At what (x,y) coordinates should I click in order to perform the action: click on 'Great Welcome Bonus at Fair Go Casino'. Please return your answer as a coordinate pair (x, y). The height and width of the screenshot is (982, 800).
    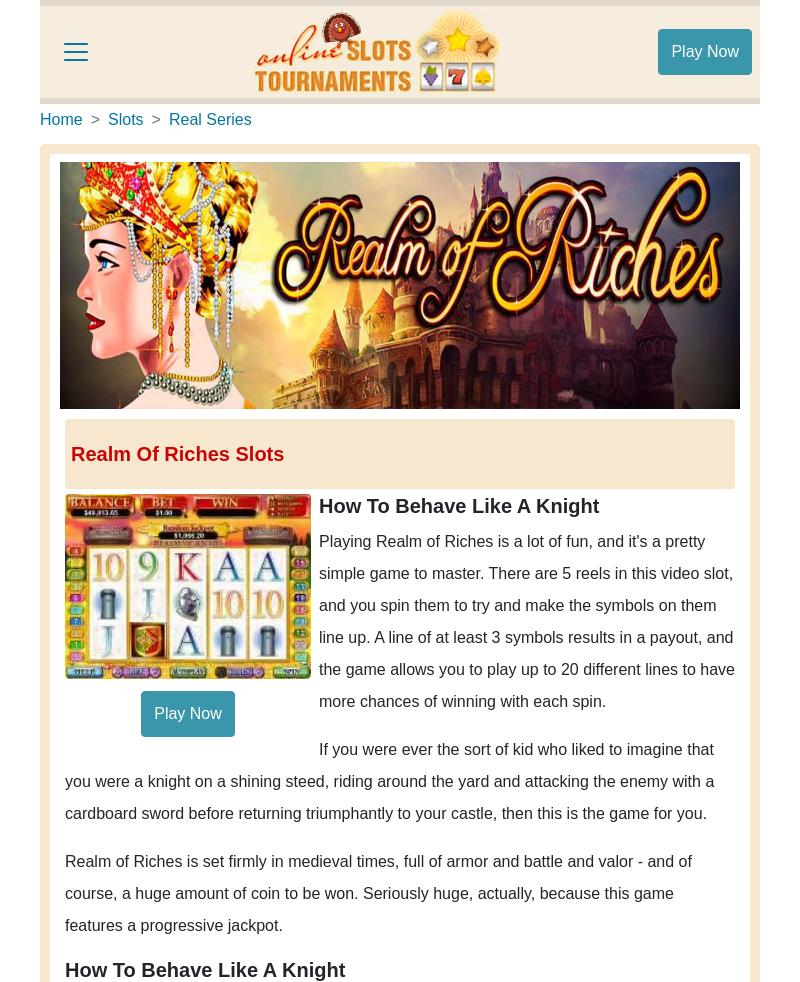
    Looking at the image, I should click on (232, 508).